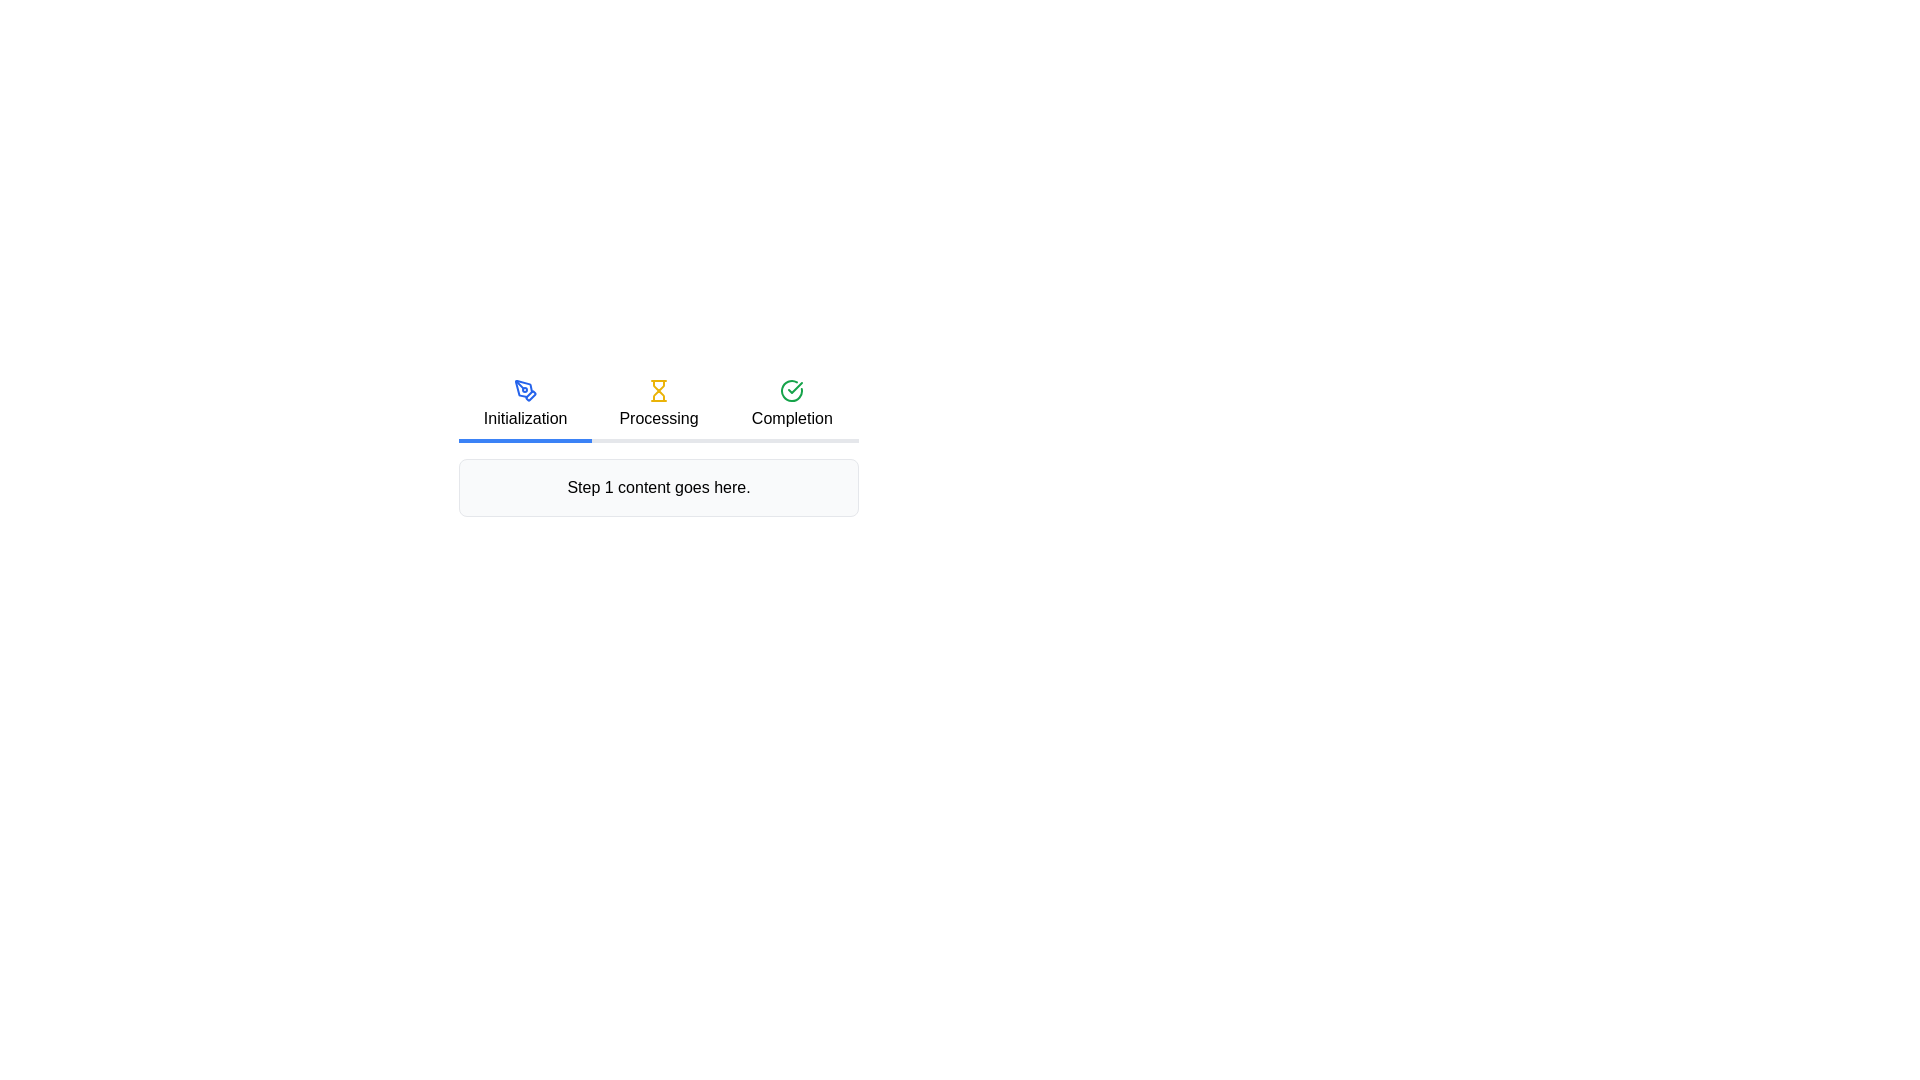  What do you see at coordinates (658, 385) in the screenshot?
I see `the small, yellow, hourglass-shaped icon located above the text labeled 'Processing' in the interface` at bounding box center [658, 385].